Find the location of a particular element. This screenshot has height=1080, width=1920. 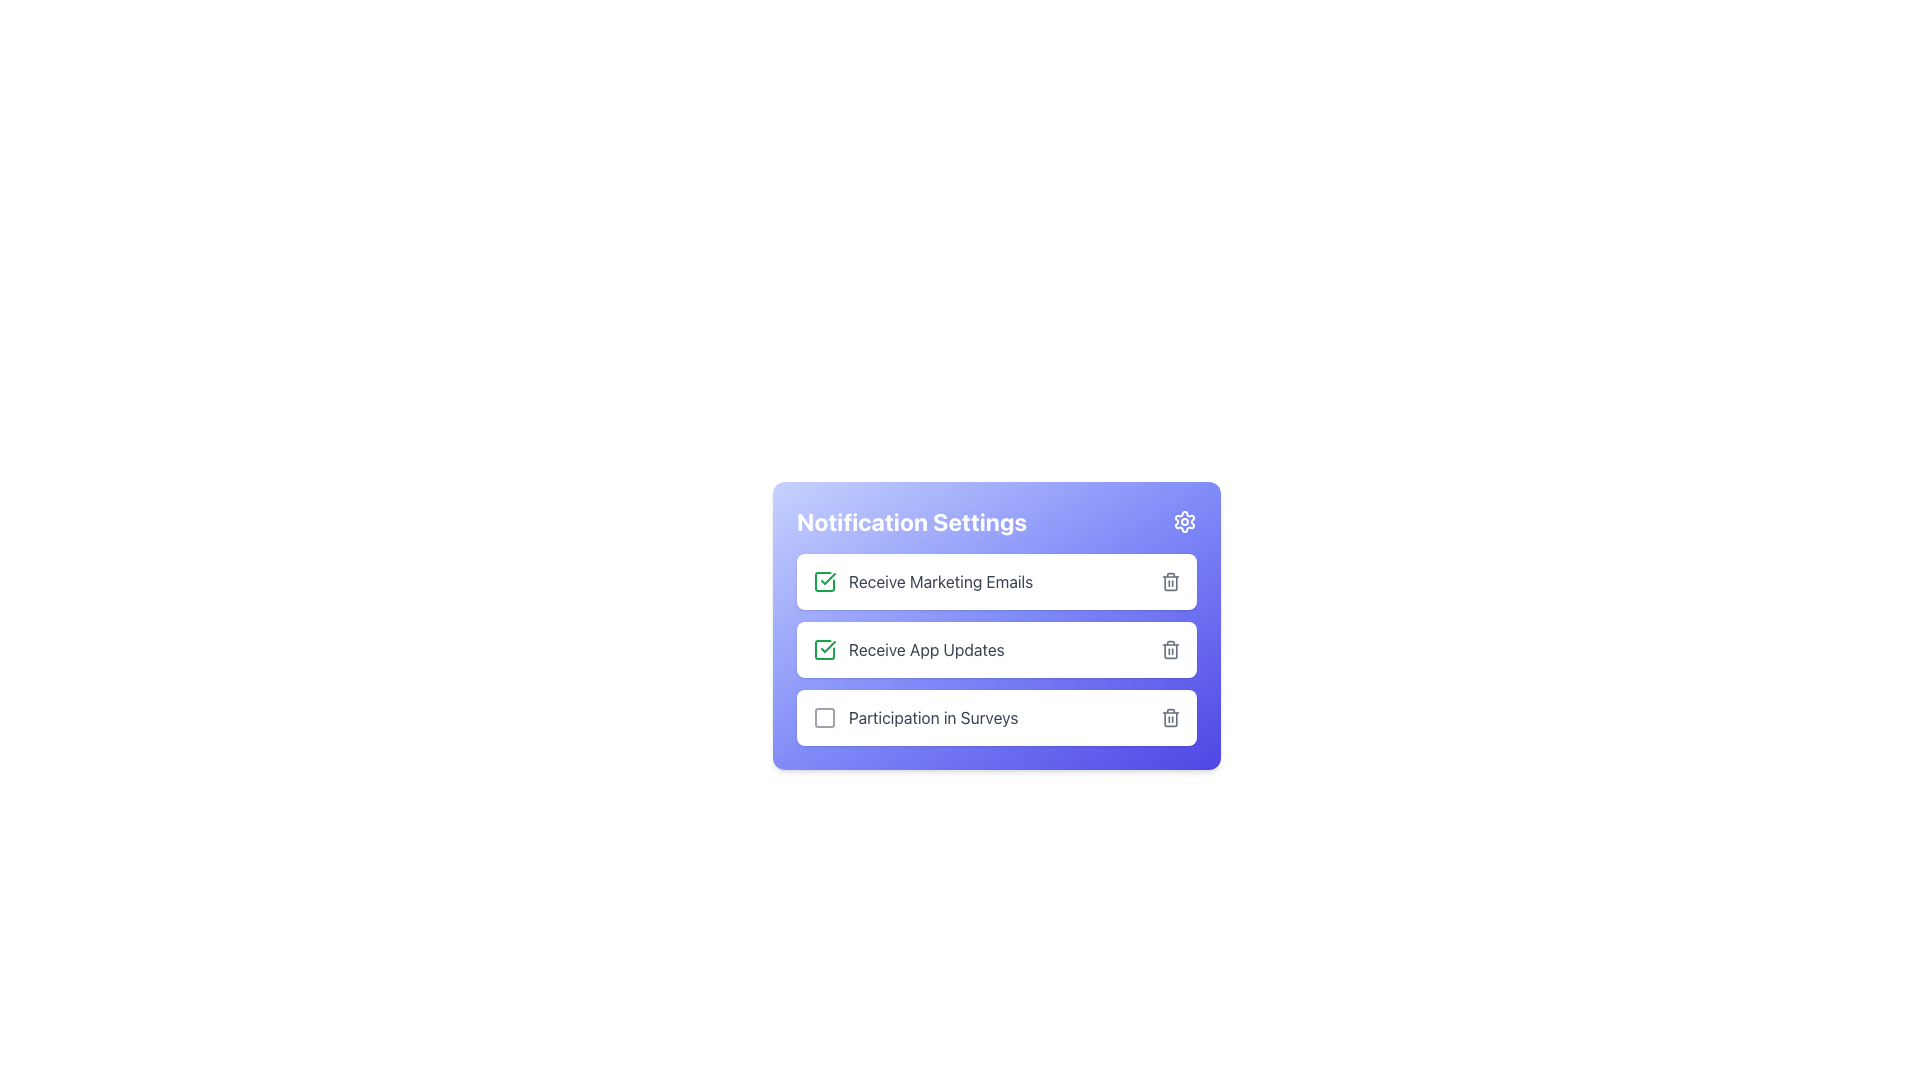

the trash can icon button is located at coordinates (1171, 716).